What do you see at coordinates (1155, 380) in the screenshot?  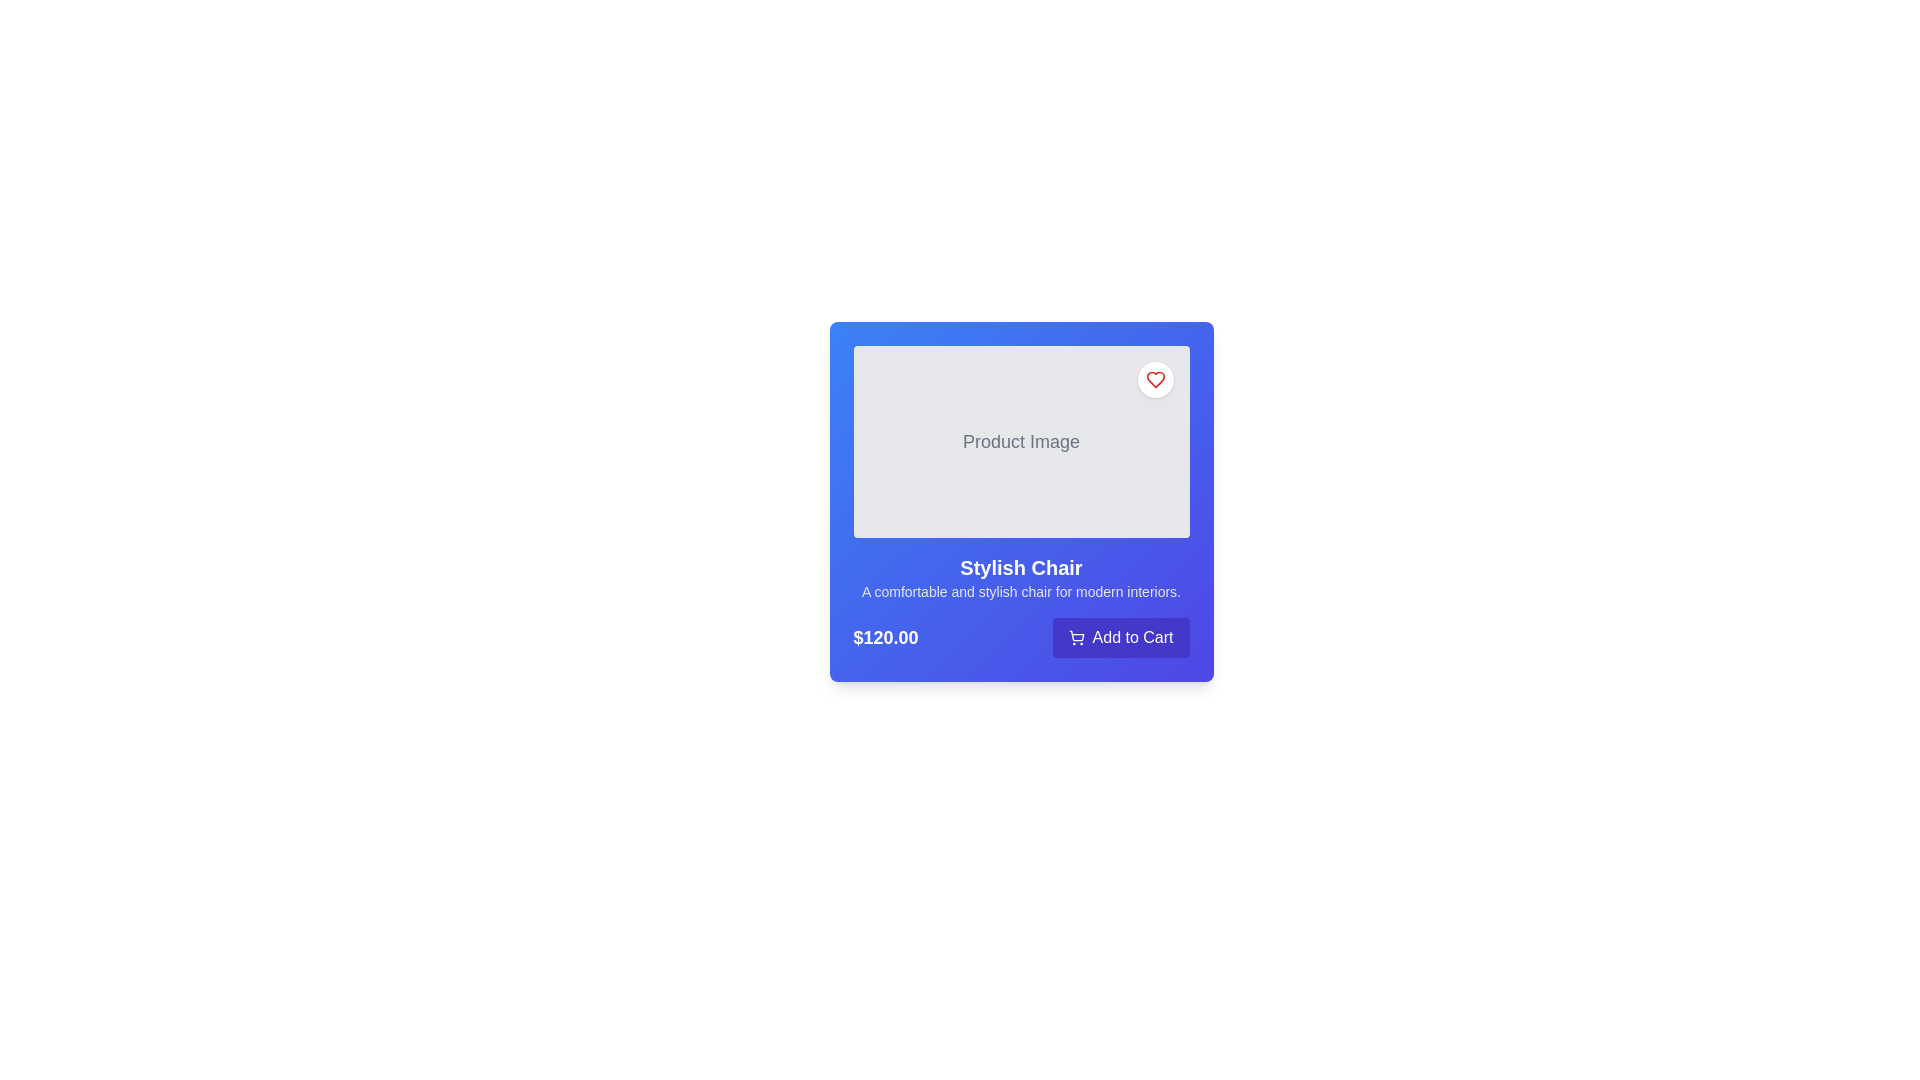 I see `the favorite icon located within the circular button in the top-right corner of the card layout to mark the associated item as favorite` at bounding box center [1155, 380].